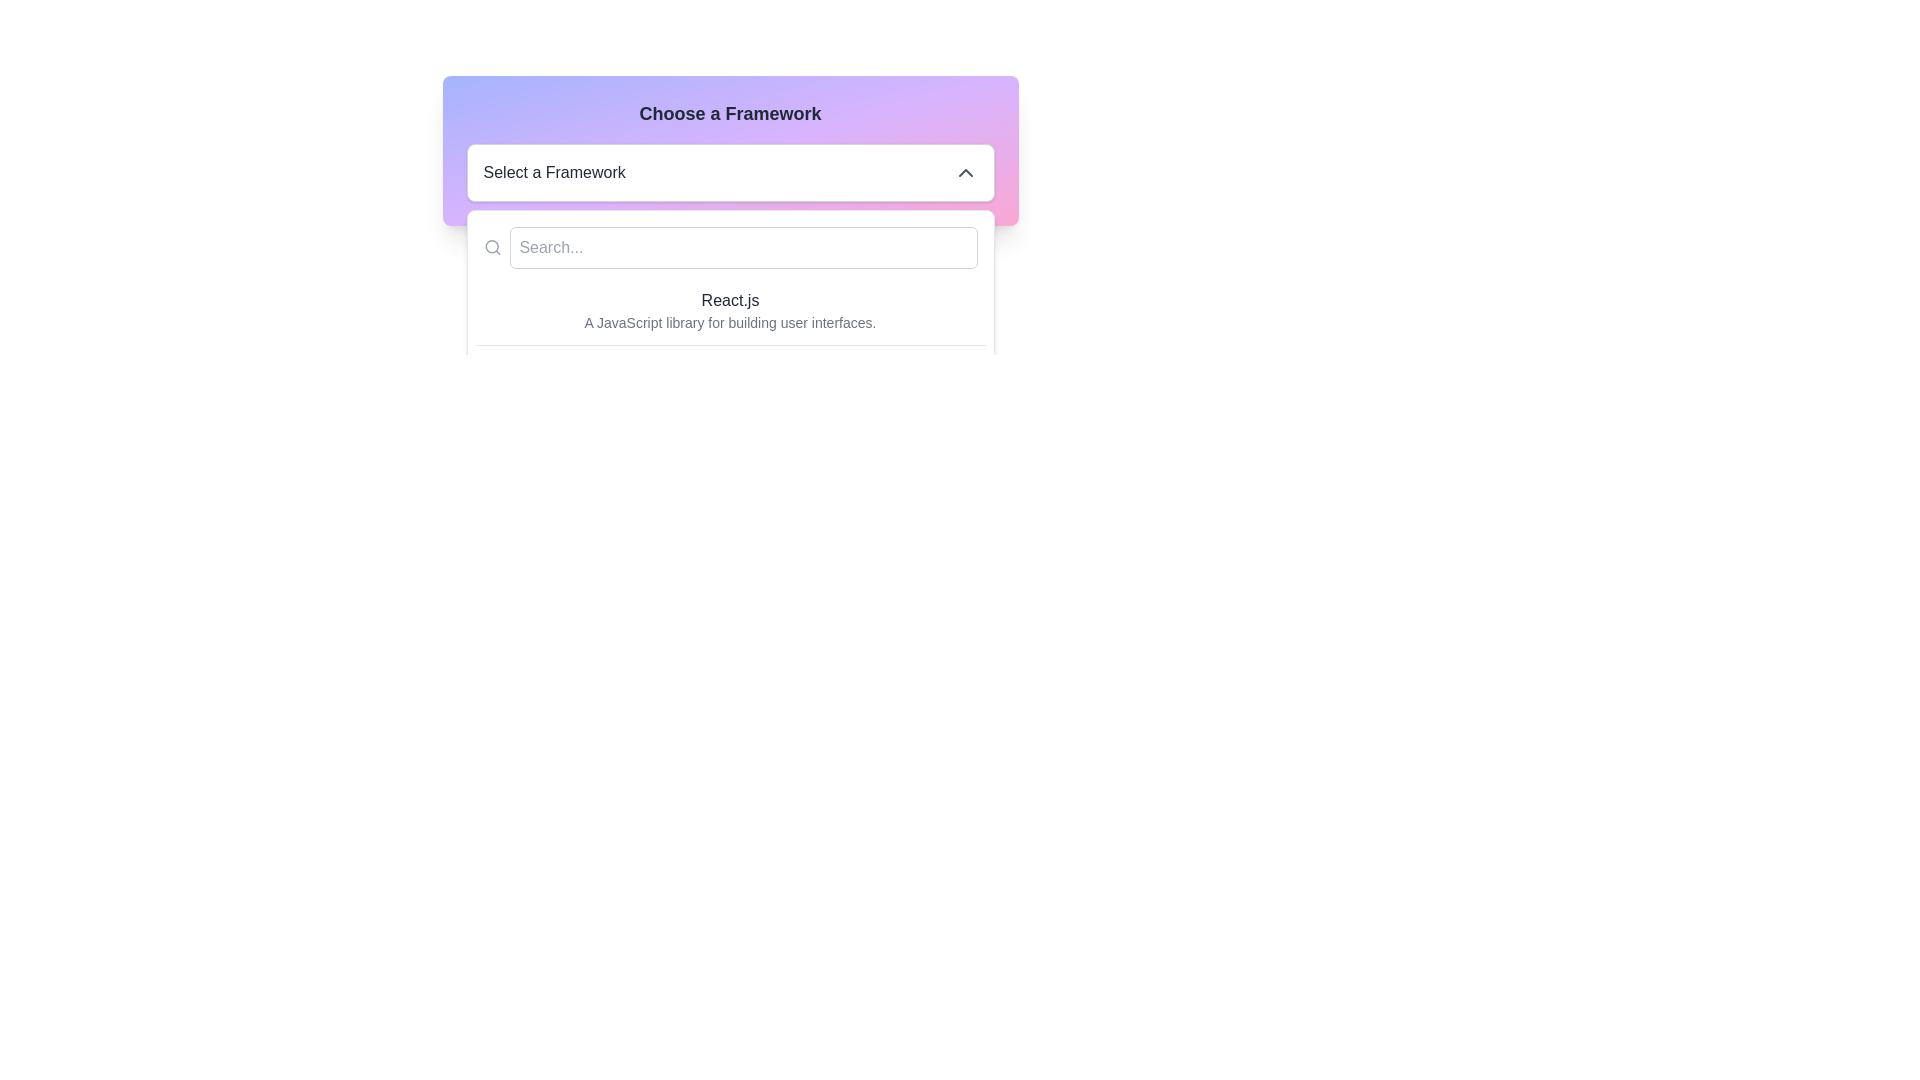 Image resolution: width=1920 pixels, height=1080 pixels. Describe the element at coordinates (492, 246) in the screenshot. I see `the inner circular part of the magnifying glass icon, which represents the lens of the search feature` at that location.